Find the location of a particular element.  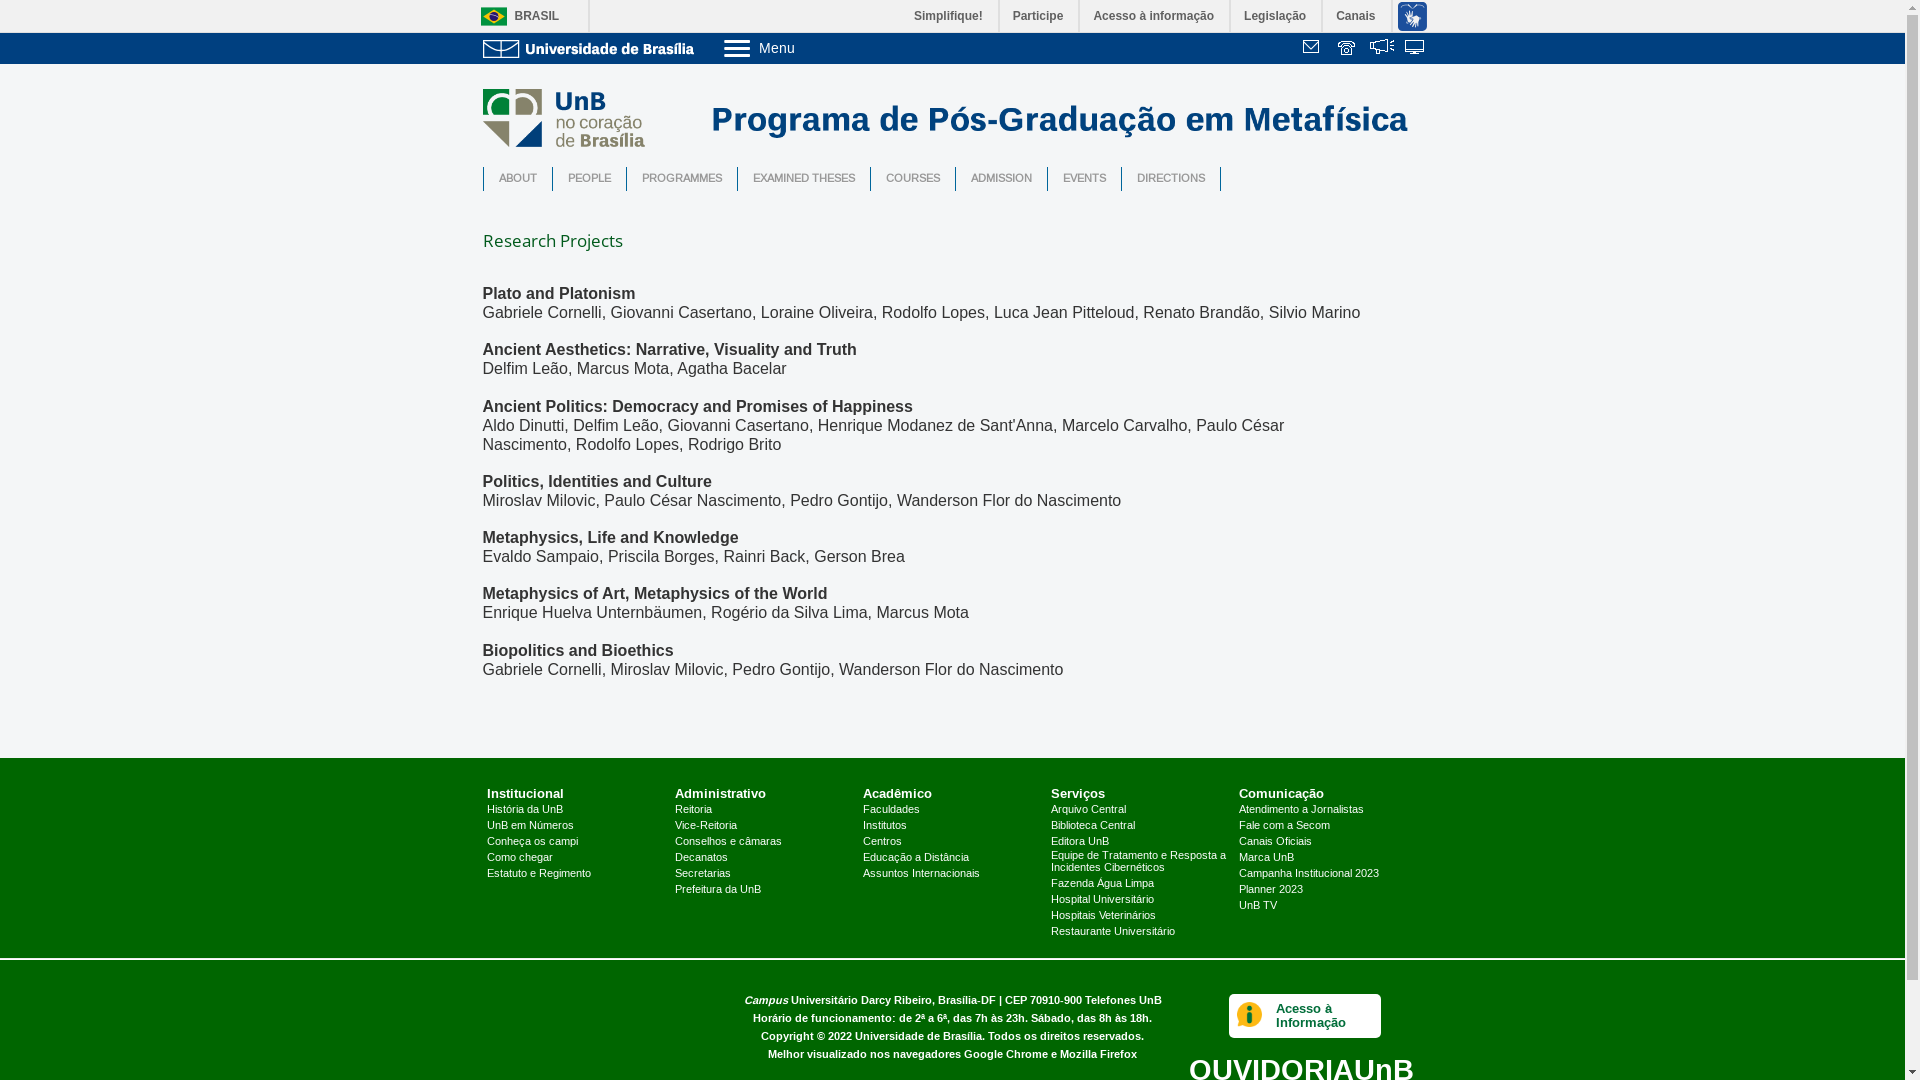

'Canais' is located at coordinates (1356, 15).